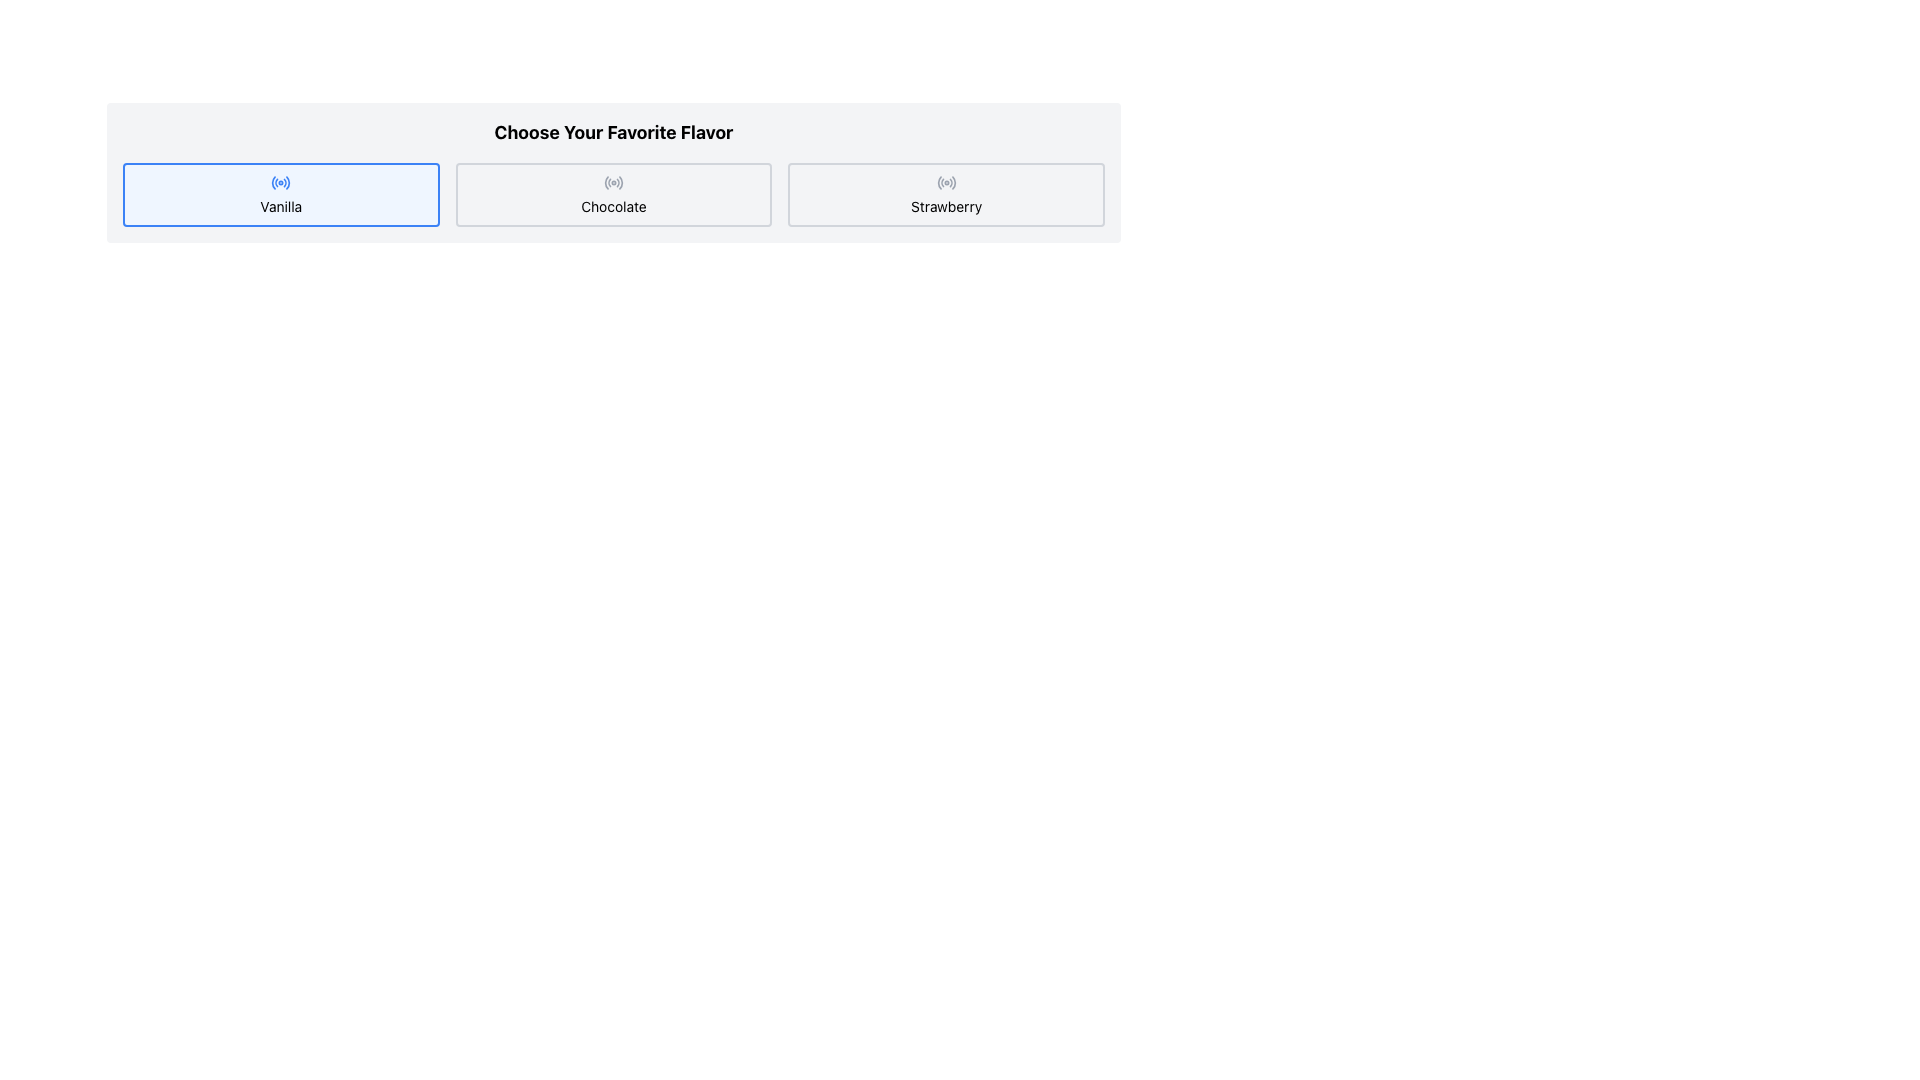 This screenshot has width=1920, height=1080. I want to click on the circular radio button for the 'Chocolate' option to select it, so click(613, 182).